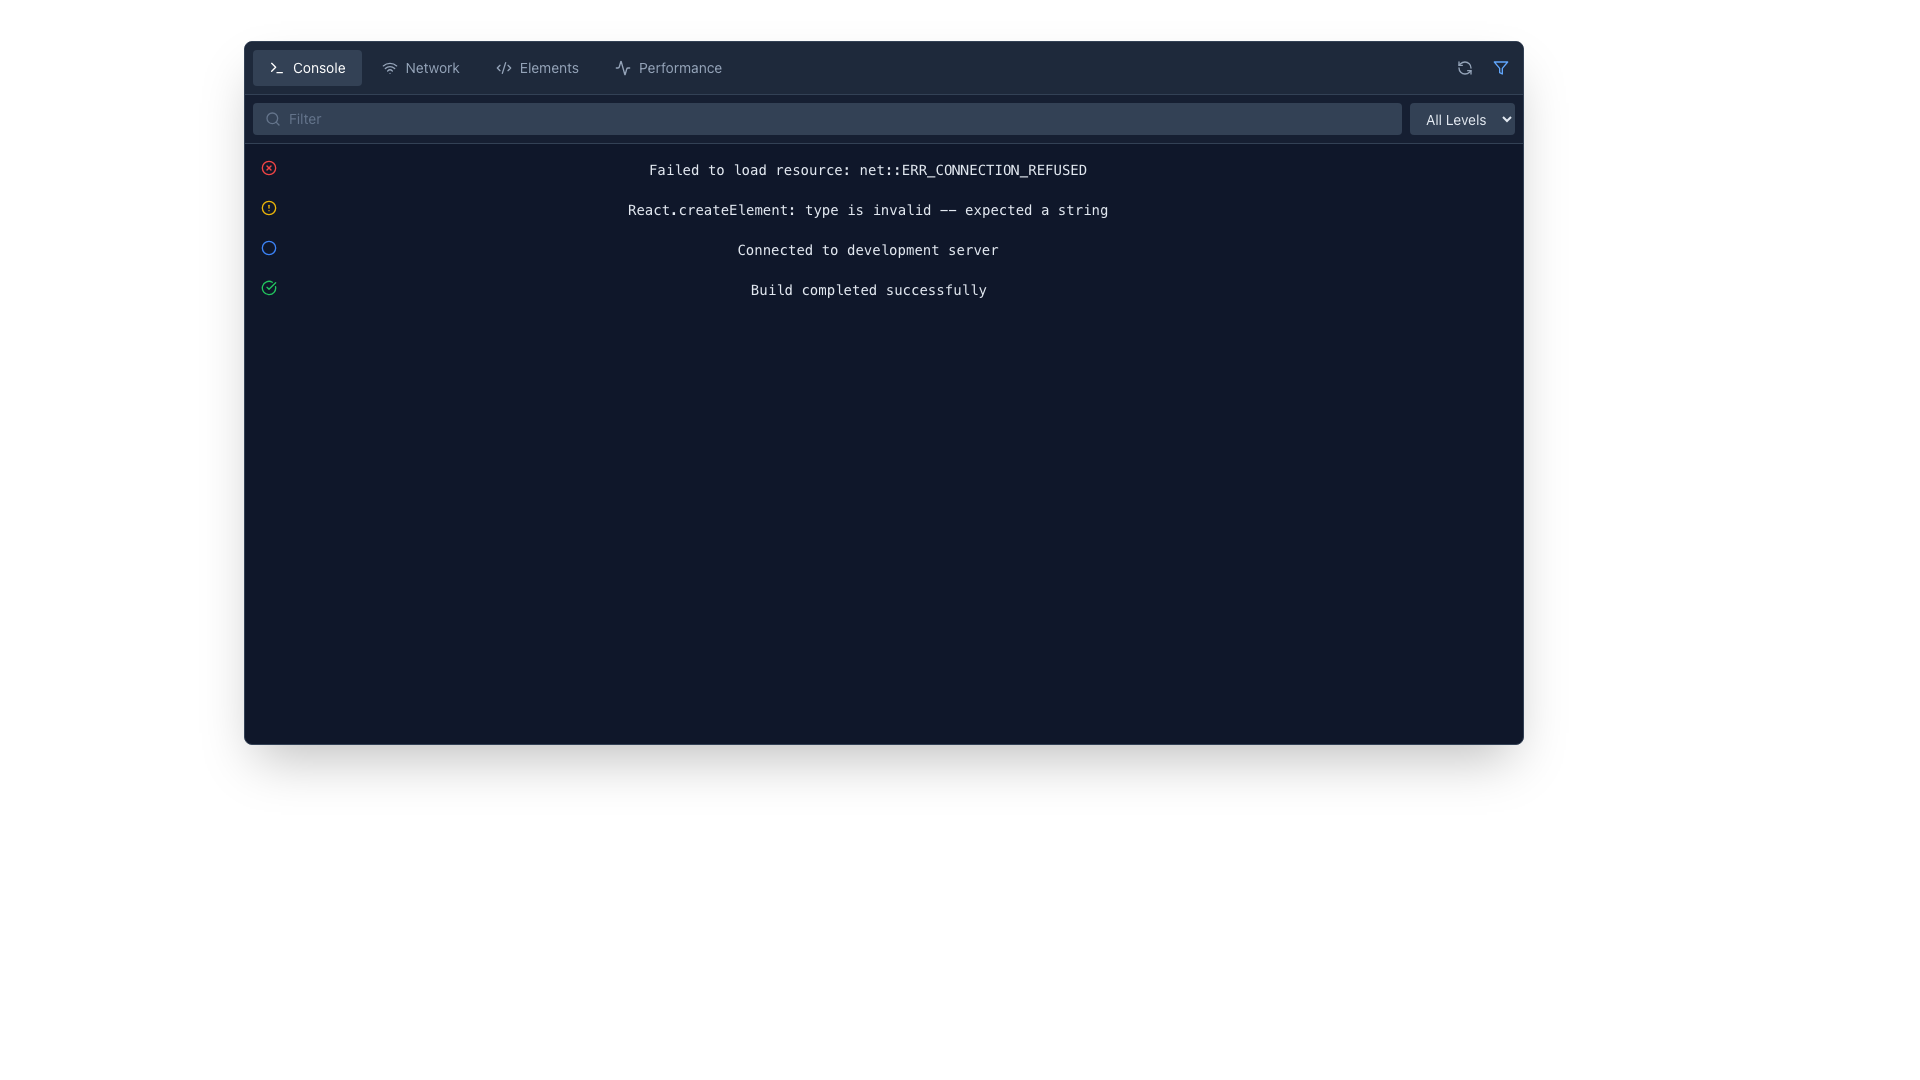 Image resolution: width=1920 pixels, height=1080 pixels. I want to click on warning message content from the Notification item in the log list, which displays the message 'React.createElement: type is invalid -- expected a string', so click(882, 209).